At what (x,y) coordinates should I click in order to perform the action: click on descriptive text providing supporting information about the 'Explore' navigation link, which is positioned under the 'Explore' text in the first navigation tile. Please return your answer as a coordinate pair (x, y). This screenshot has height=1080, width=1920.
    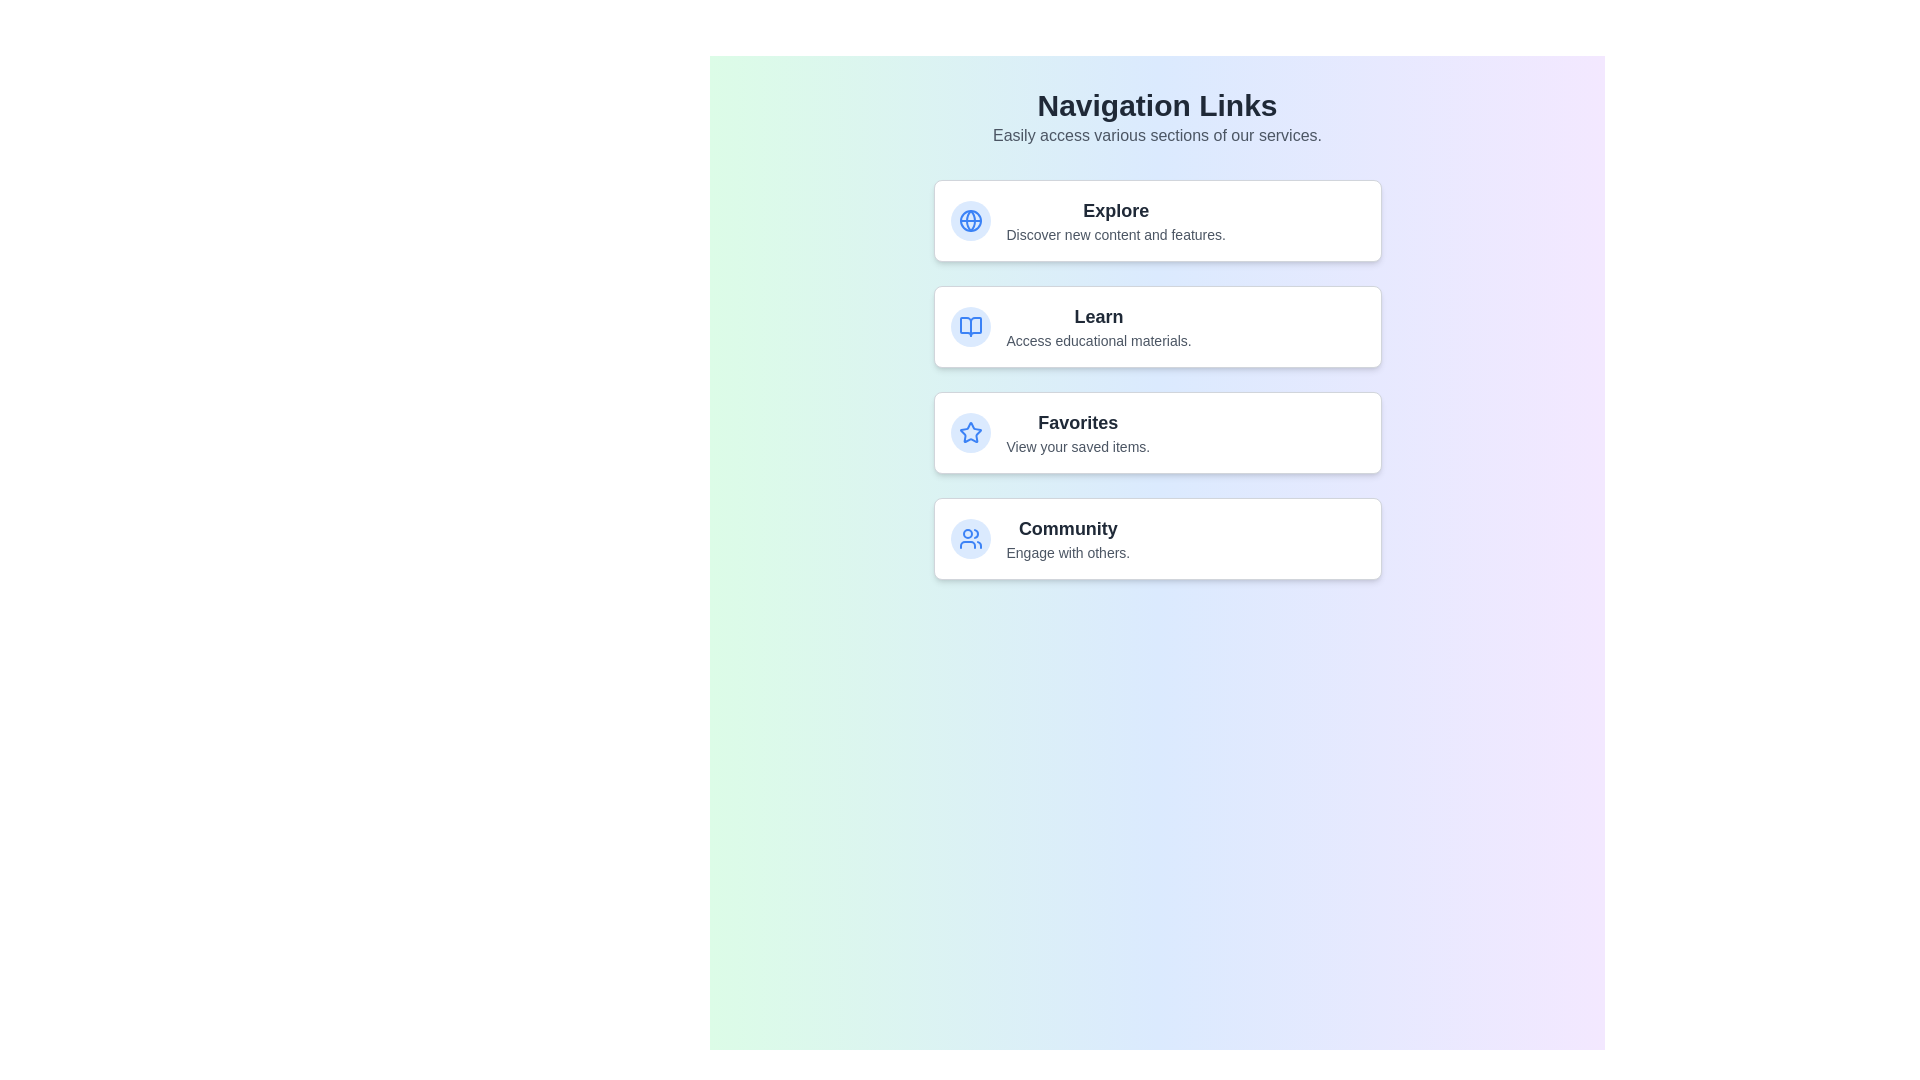
    Looking at the image, I should click on (1115, 234).